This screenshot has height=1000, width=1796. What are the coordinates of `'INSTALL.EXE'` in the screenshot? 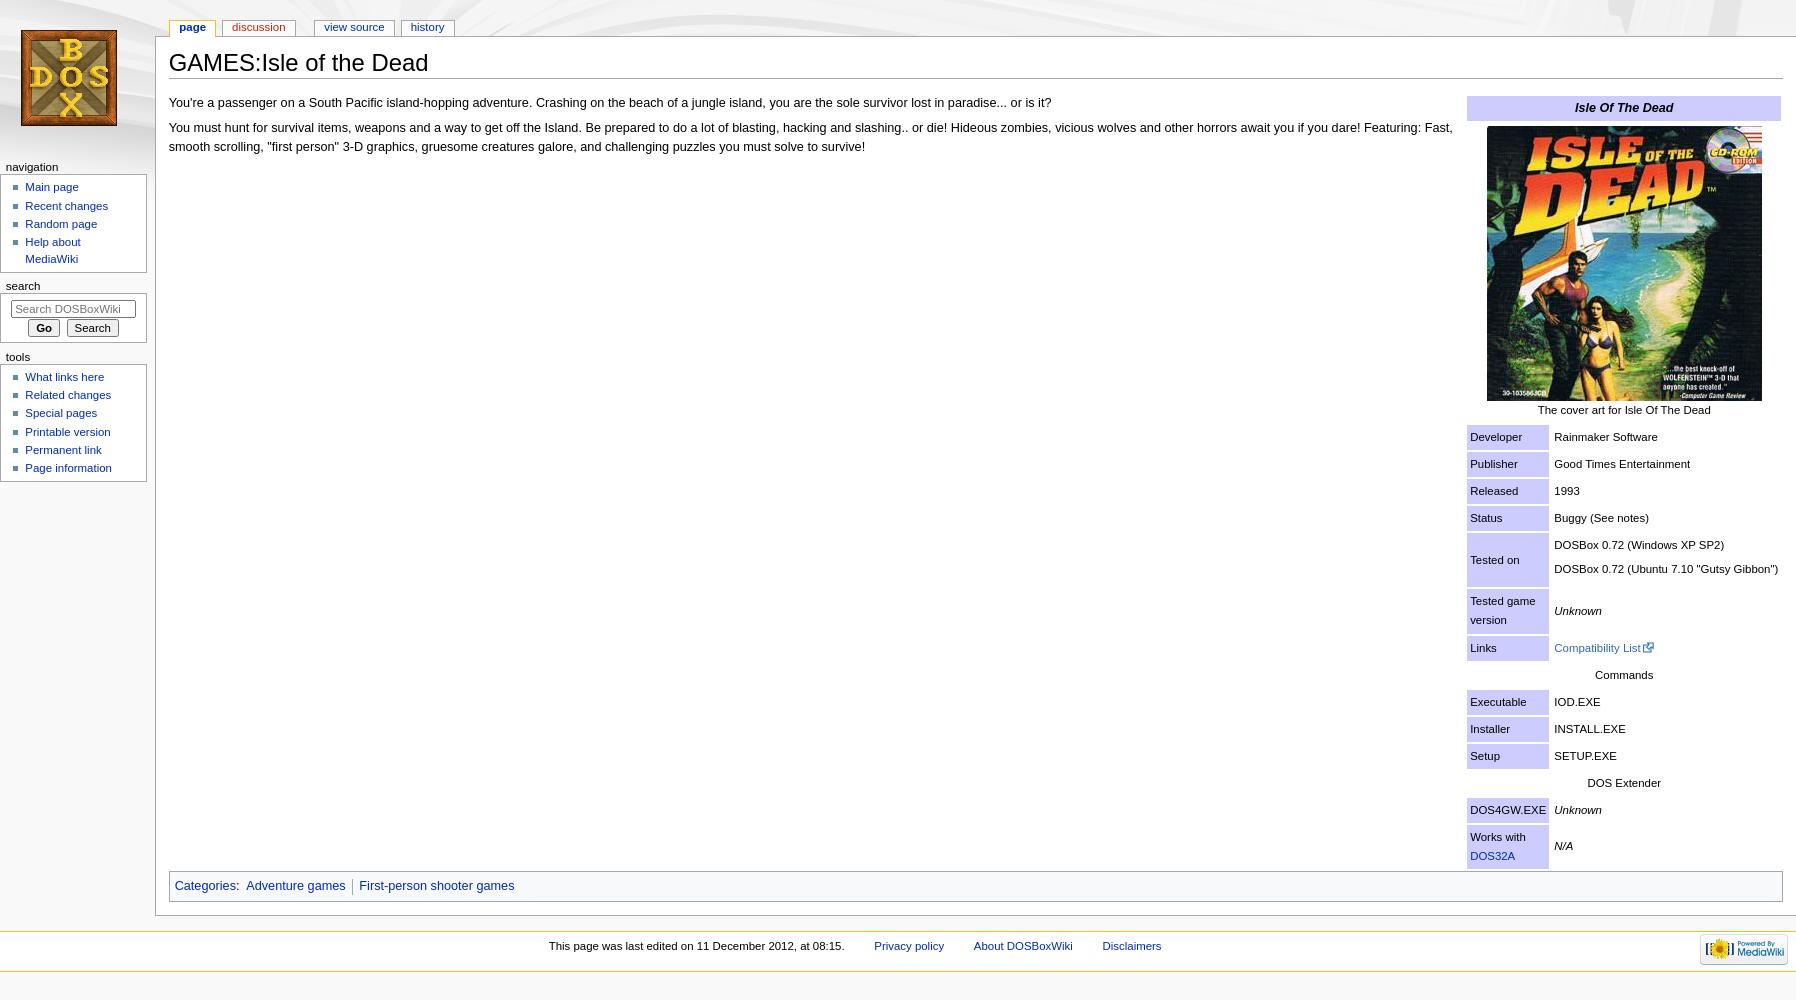 It's located at (1553, 727).